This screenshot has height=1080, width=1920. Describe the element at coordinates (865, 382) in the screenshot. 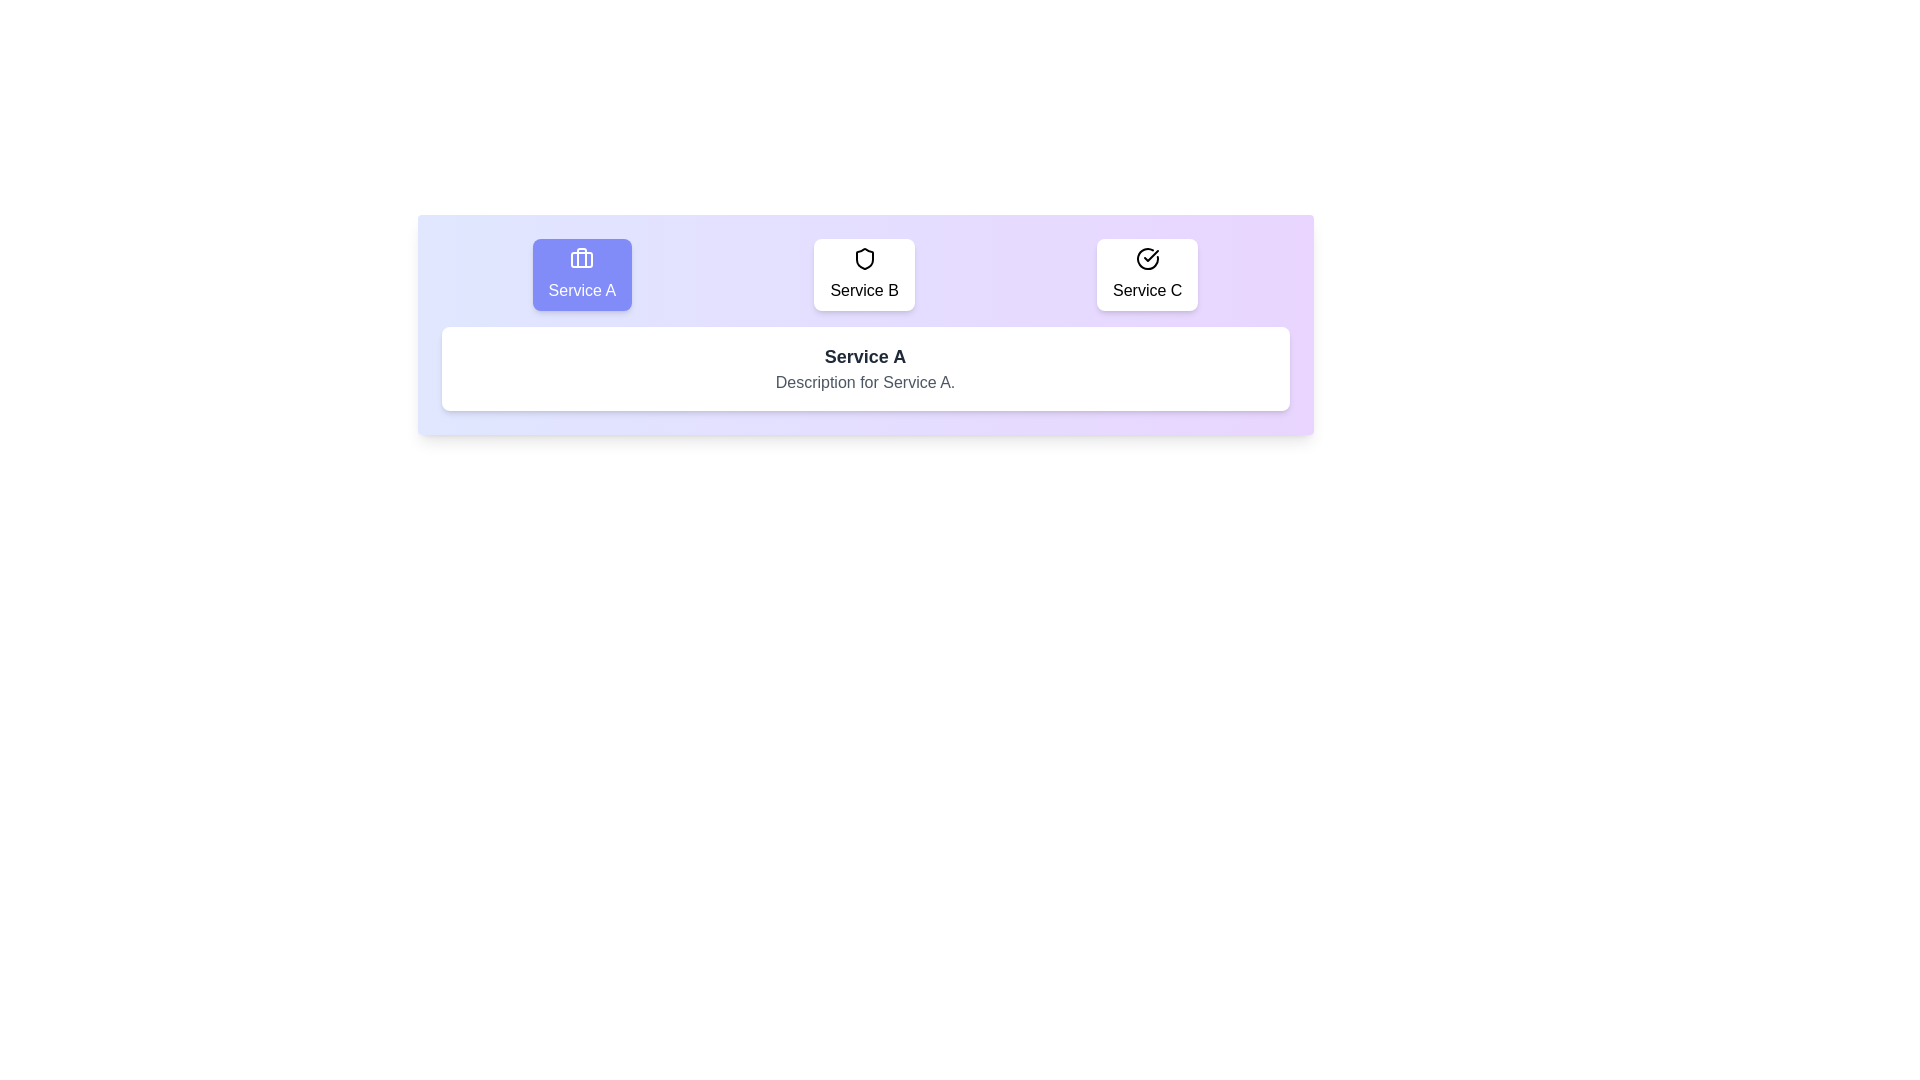

I see `the Static Text that provides additional information about 'Service A', positioned below the heading labeled 'Service A'` at that location.